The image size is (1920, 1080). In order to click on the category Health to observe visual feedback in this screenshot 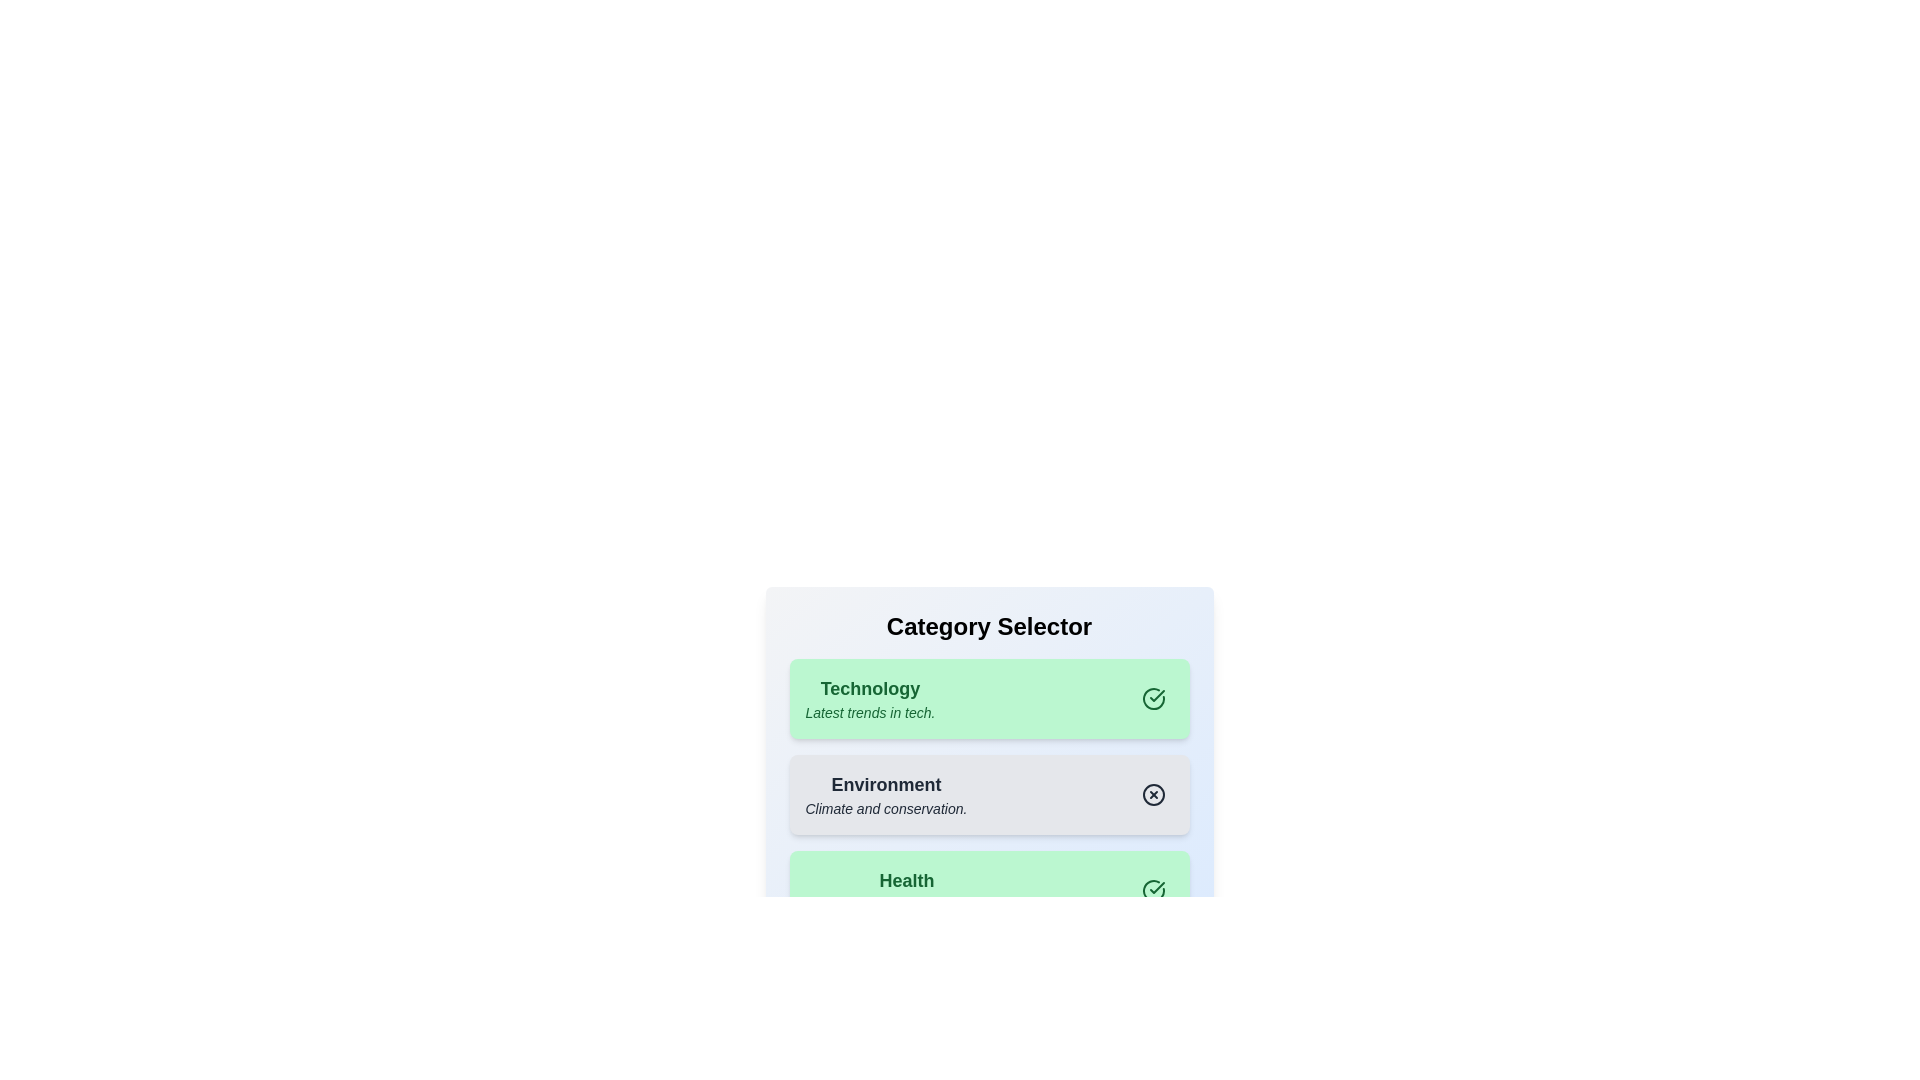, I will do `click(906, 890)`.